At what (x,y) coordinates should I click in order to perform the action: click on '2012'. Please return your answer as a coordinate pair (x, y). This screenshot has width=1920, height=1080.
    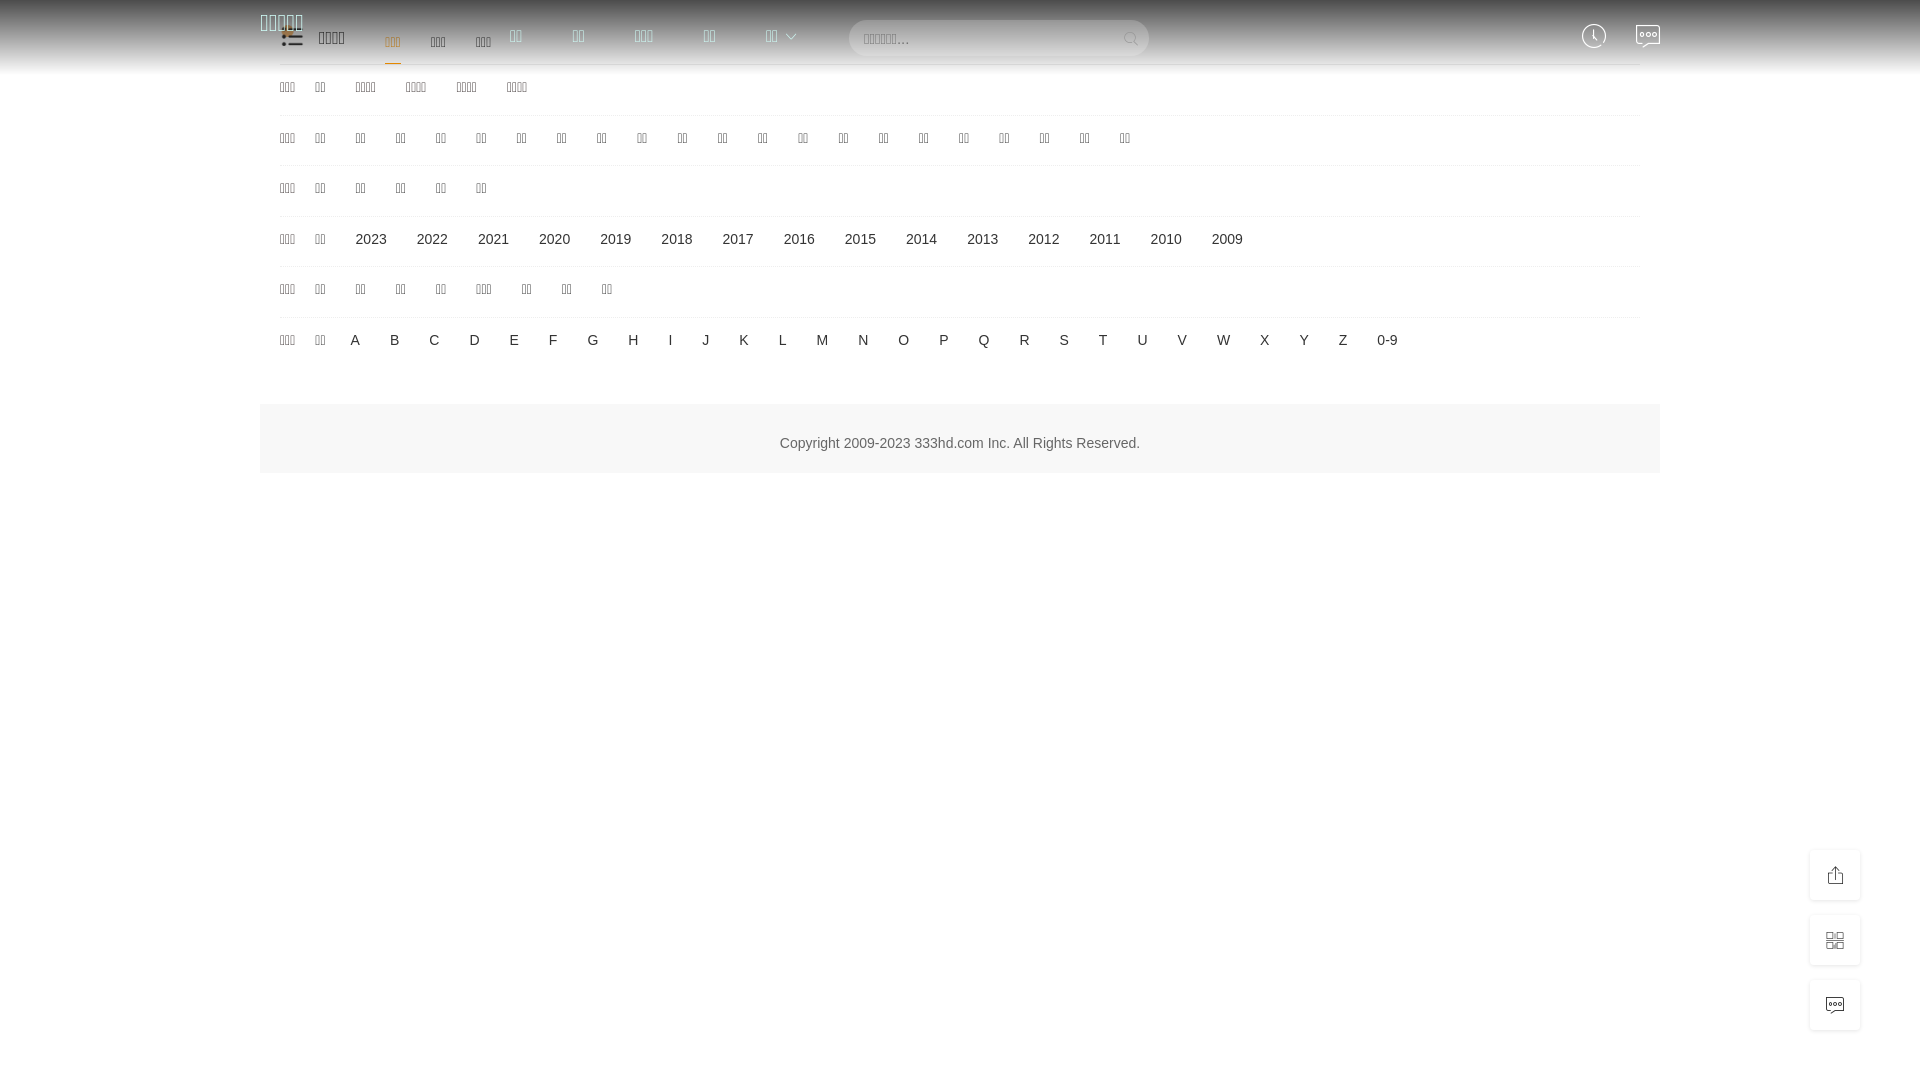
    Looking at the image, I should click on (1017, 238).